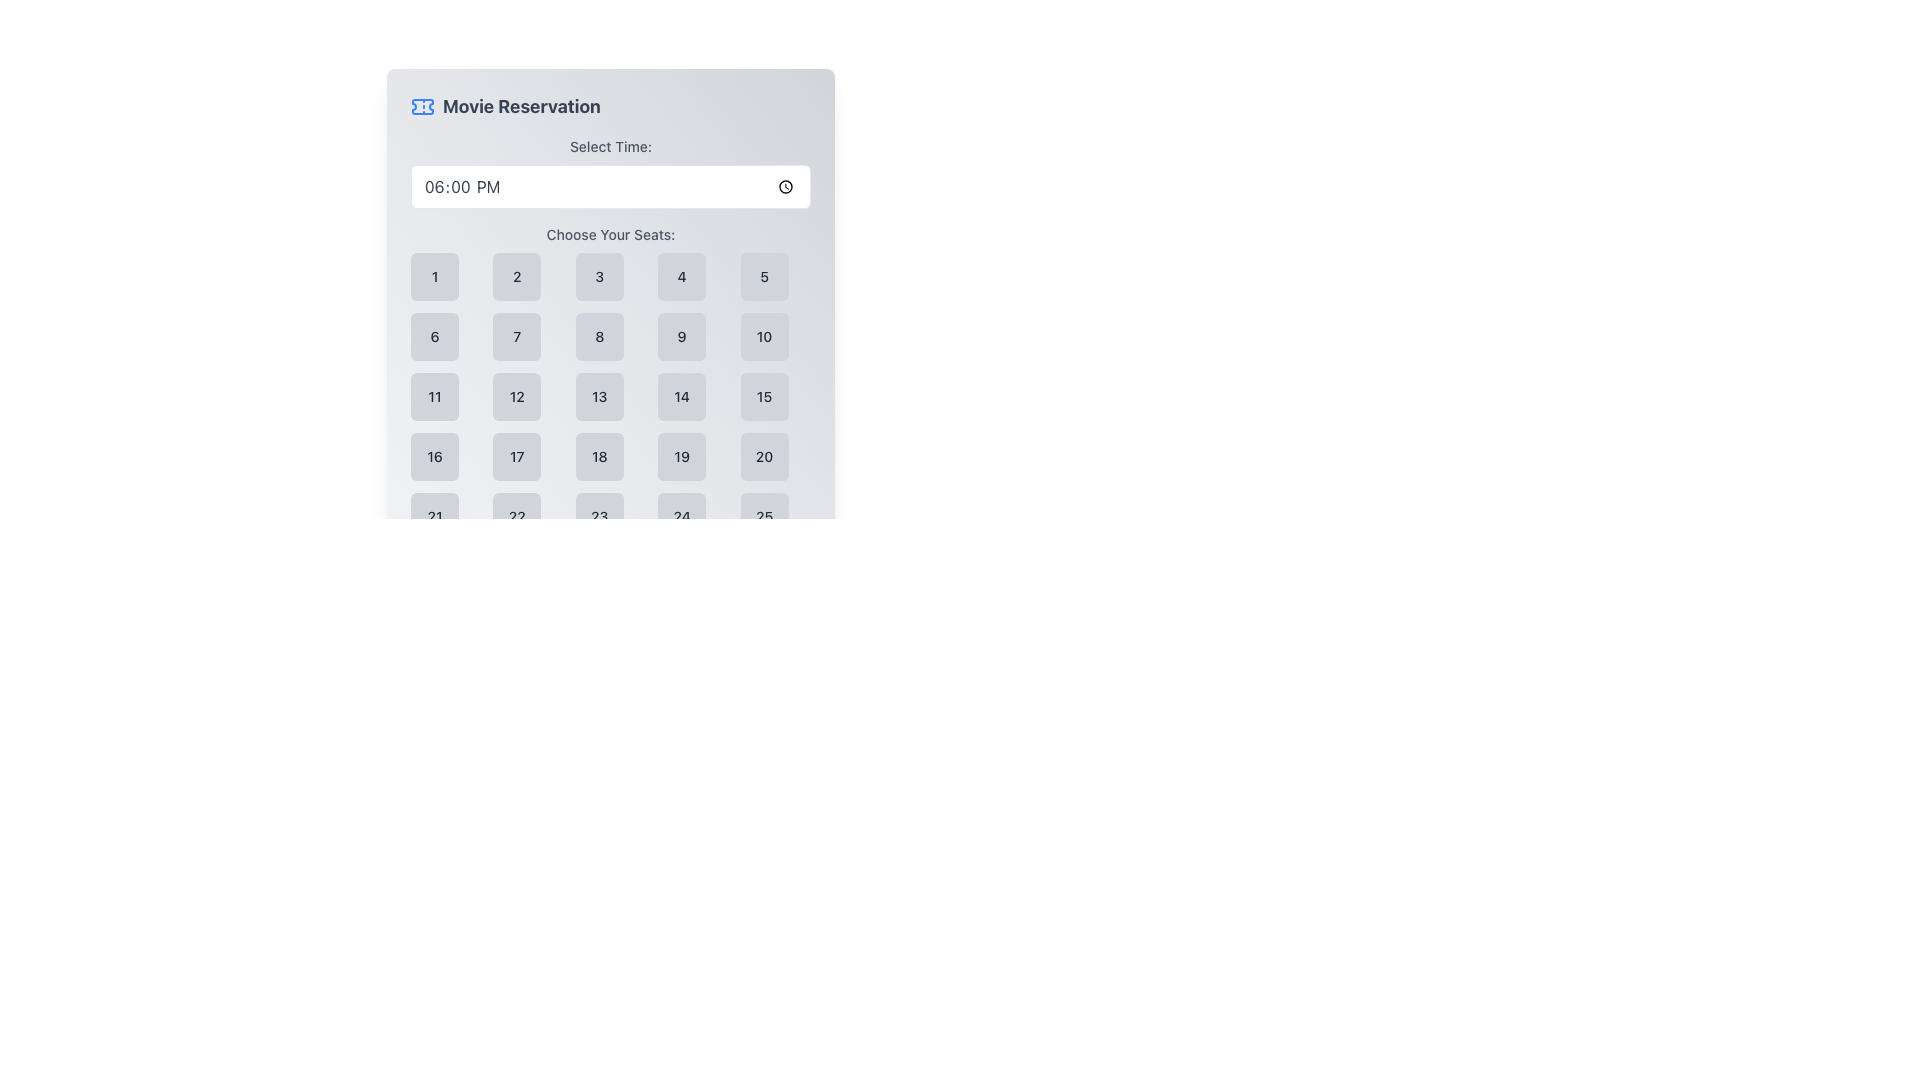 This screenshot has width=1920, height=1080. I want to click on the Text Label that provides a descriptive heading for the section below it, which is positioned directly below the 'Select Time:' input field and above a grid of seat numbers, so click(609, 234).